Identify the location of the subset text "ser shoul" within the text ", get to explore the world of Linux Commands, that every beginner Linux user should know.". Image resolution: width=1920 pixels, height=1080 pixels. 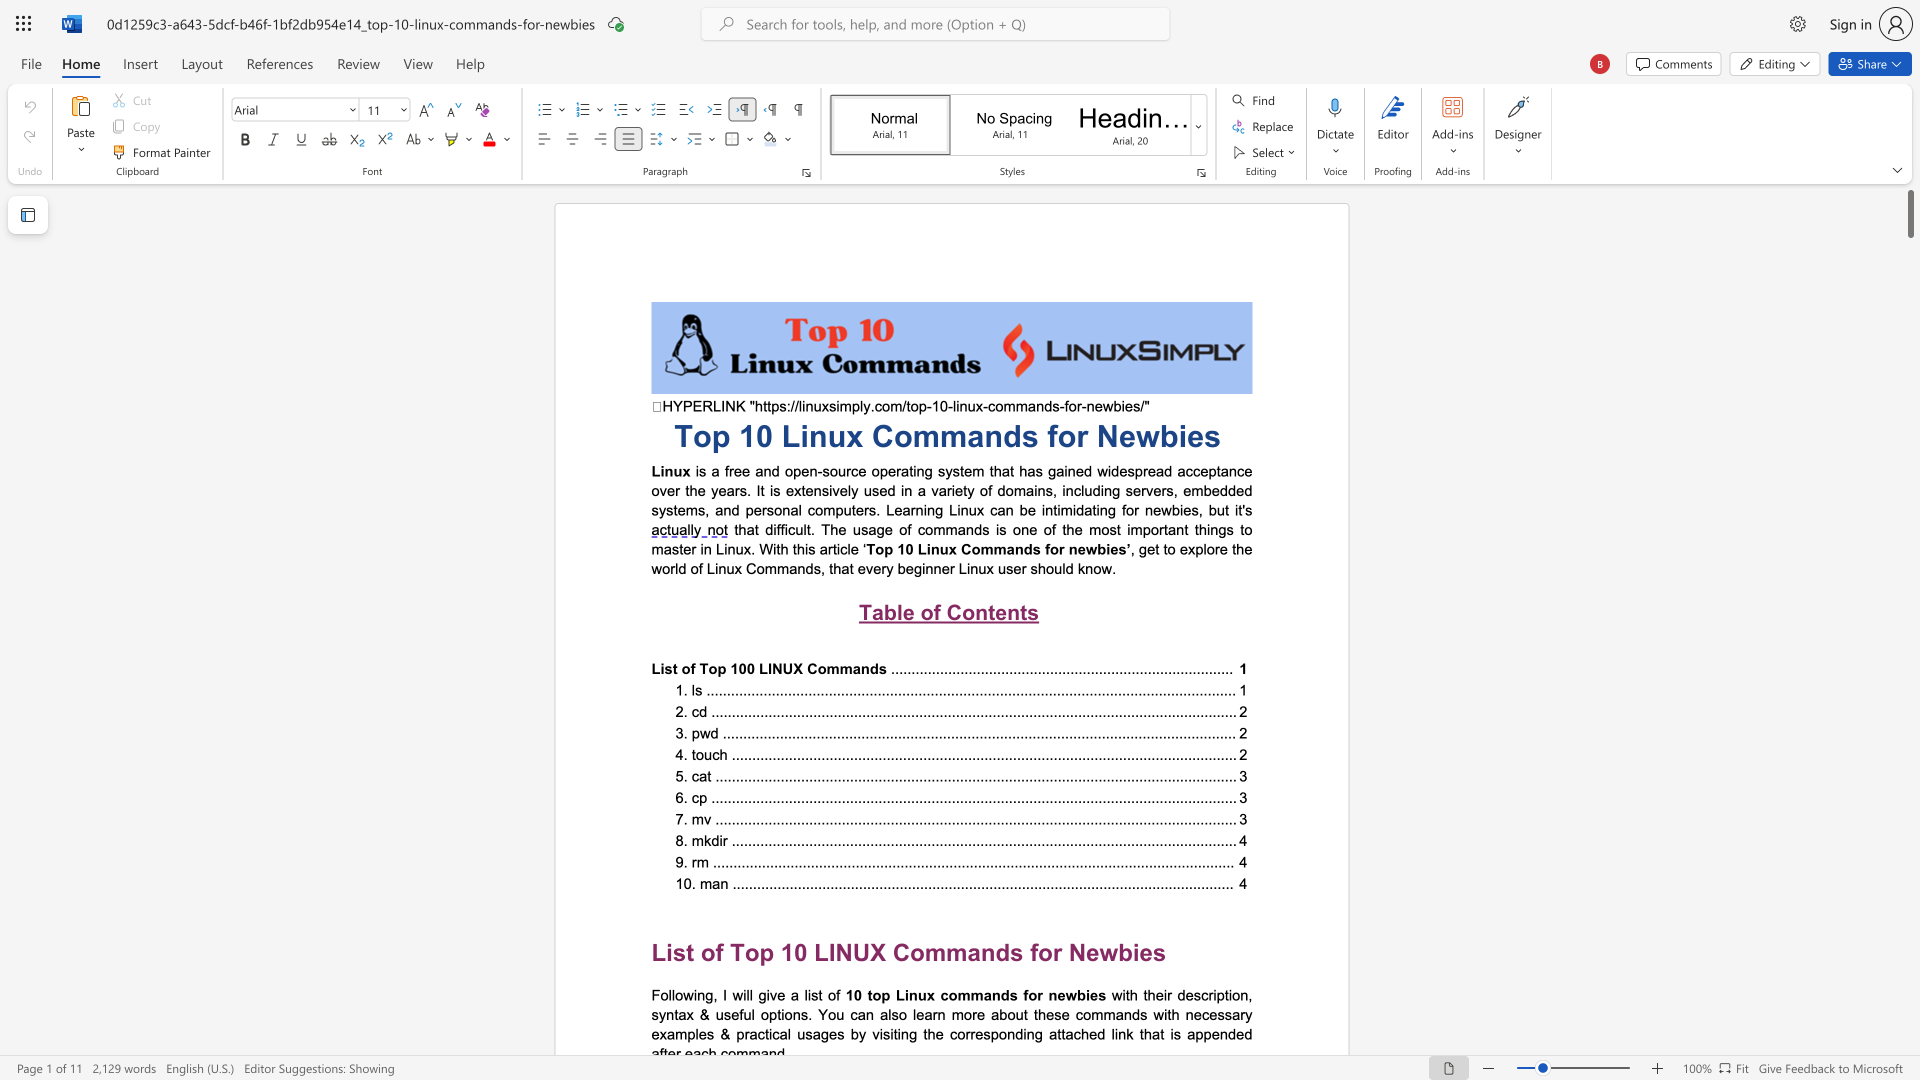
(1006, 568).